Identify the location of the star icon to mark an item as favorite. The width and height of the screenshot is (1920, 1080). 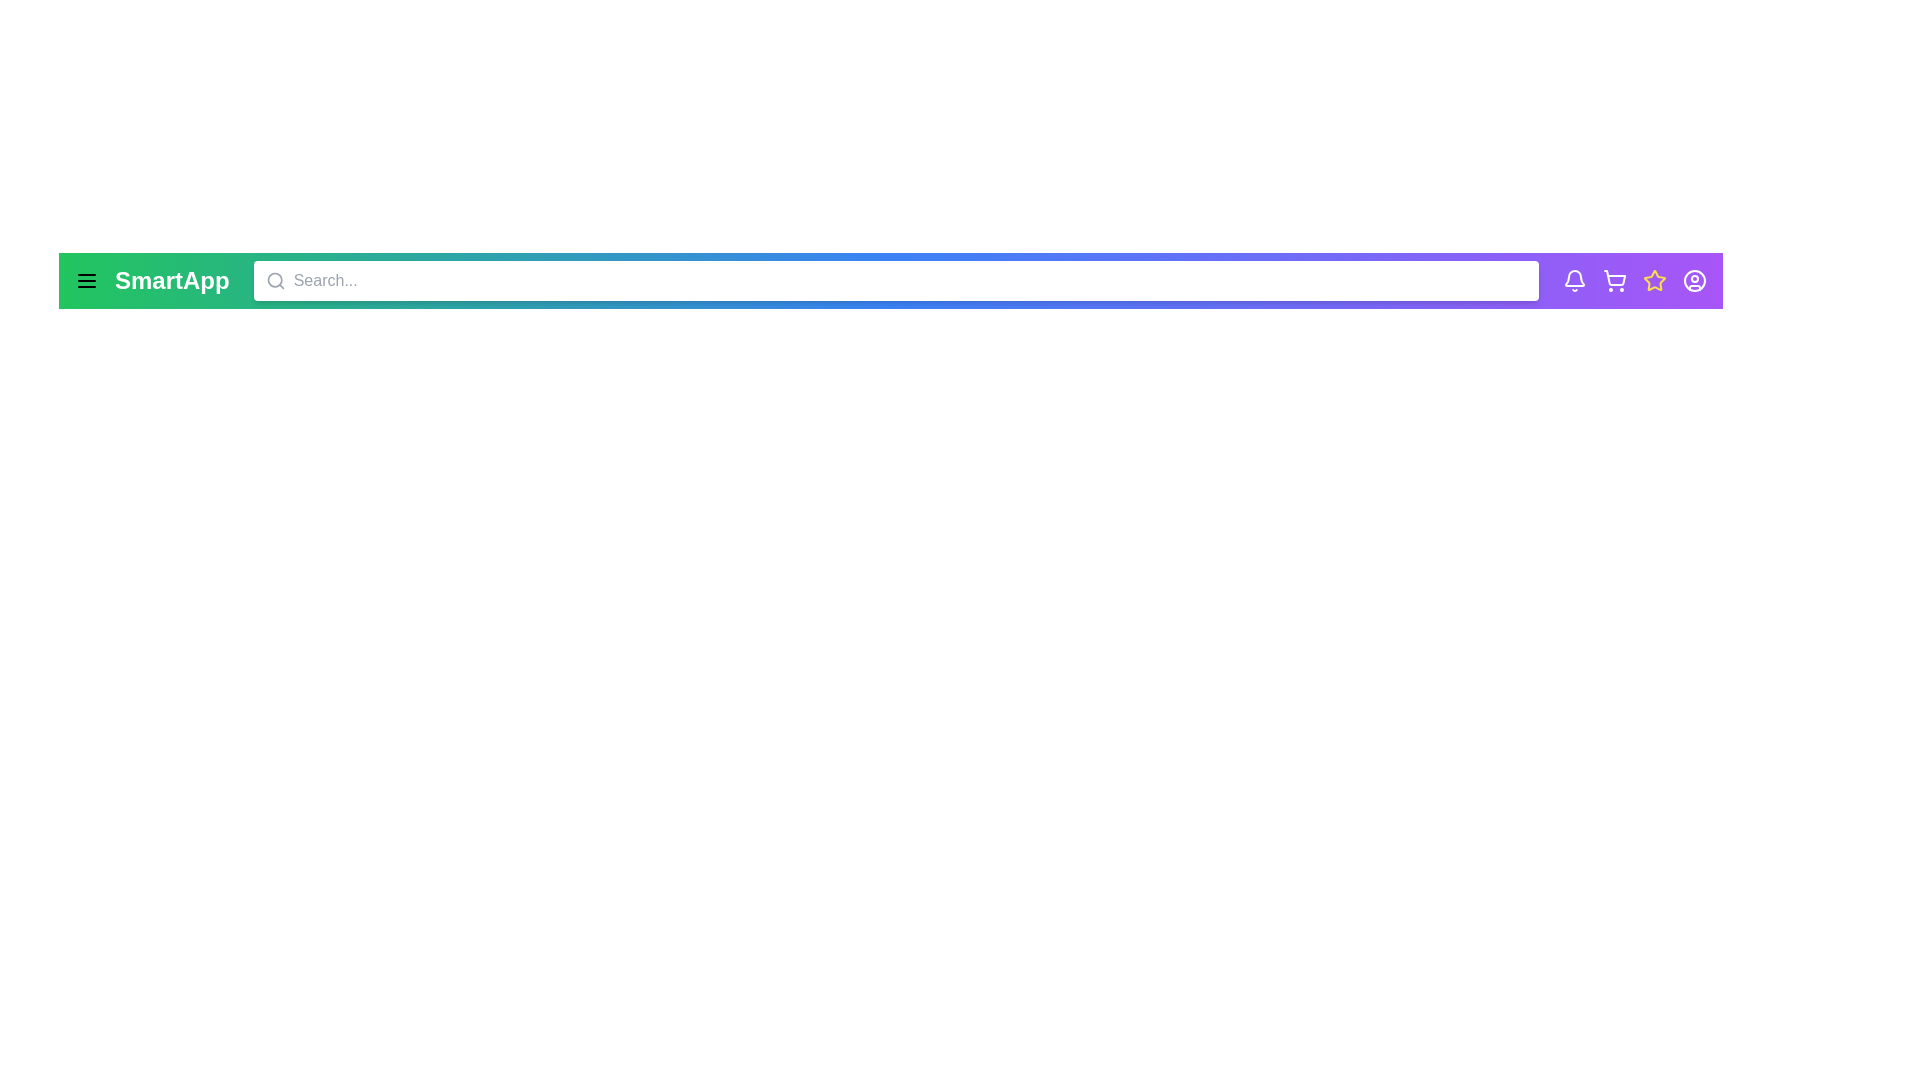
(1655, 281).